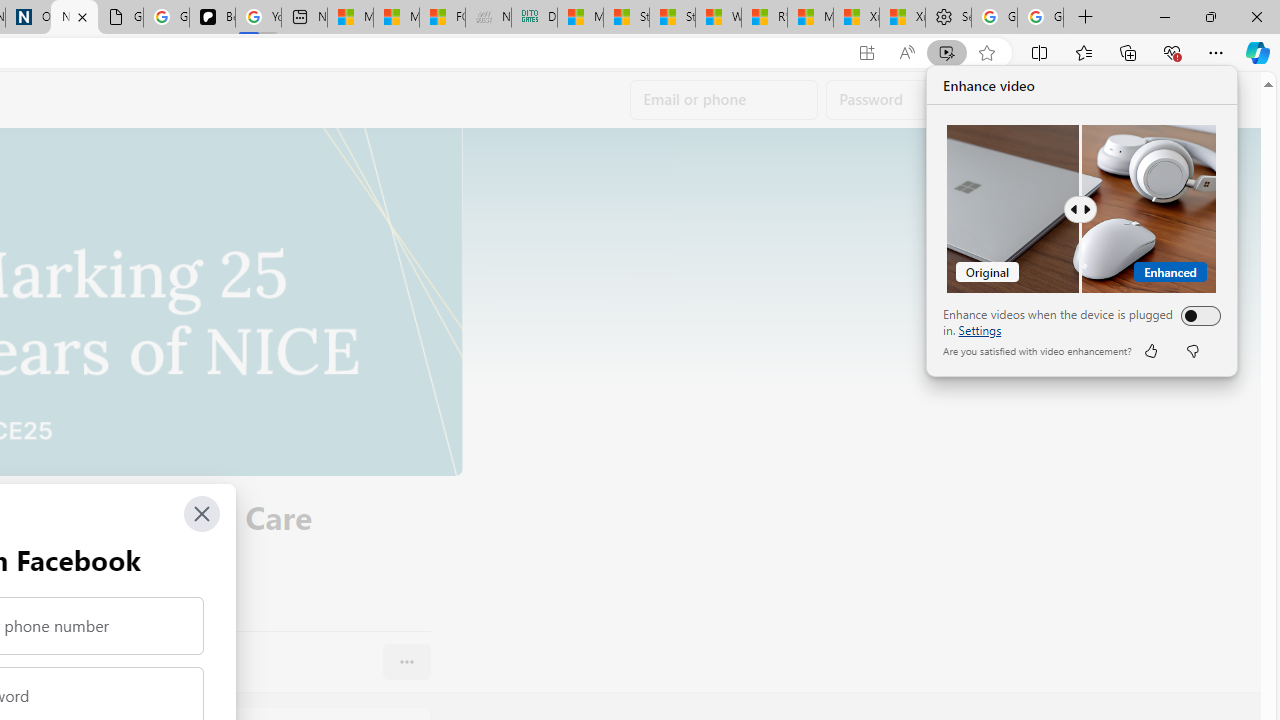 The width and height of the screenshot is (1280, 720). What do you see at coordinates (1209, 16) in the screenshot?
I see `'Restore'` at bounding box center [1209, 16].